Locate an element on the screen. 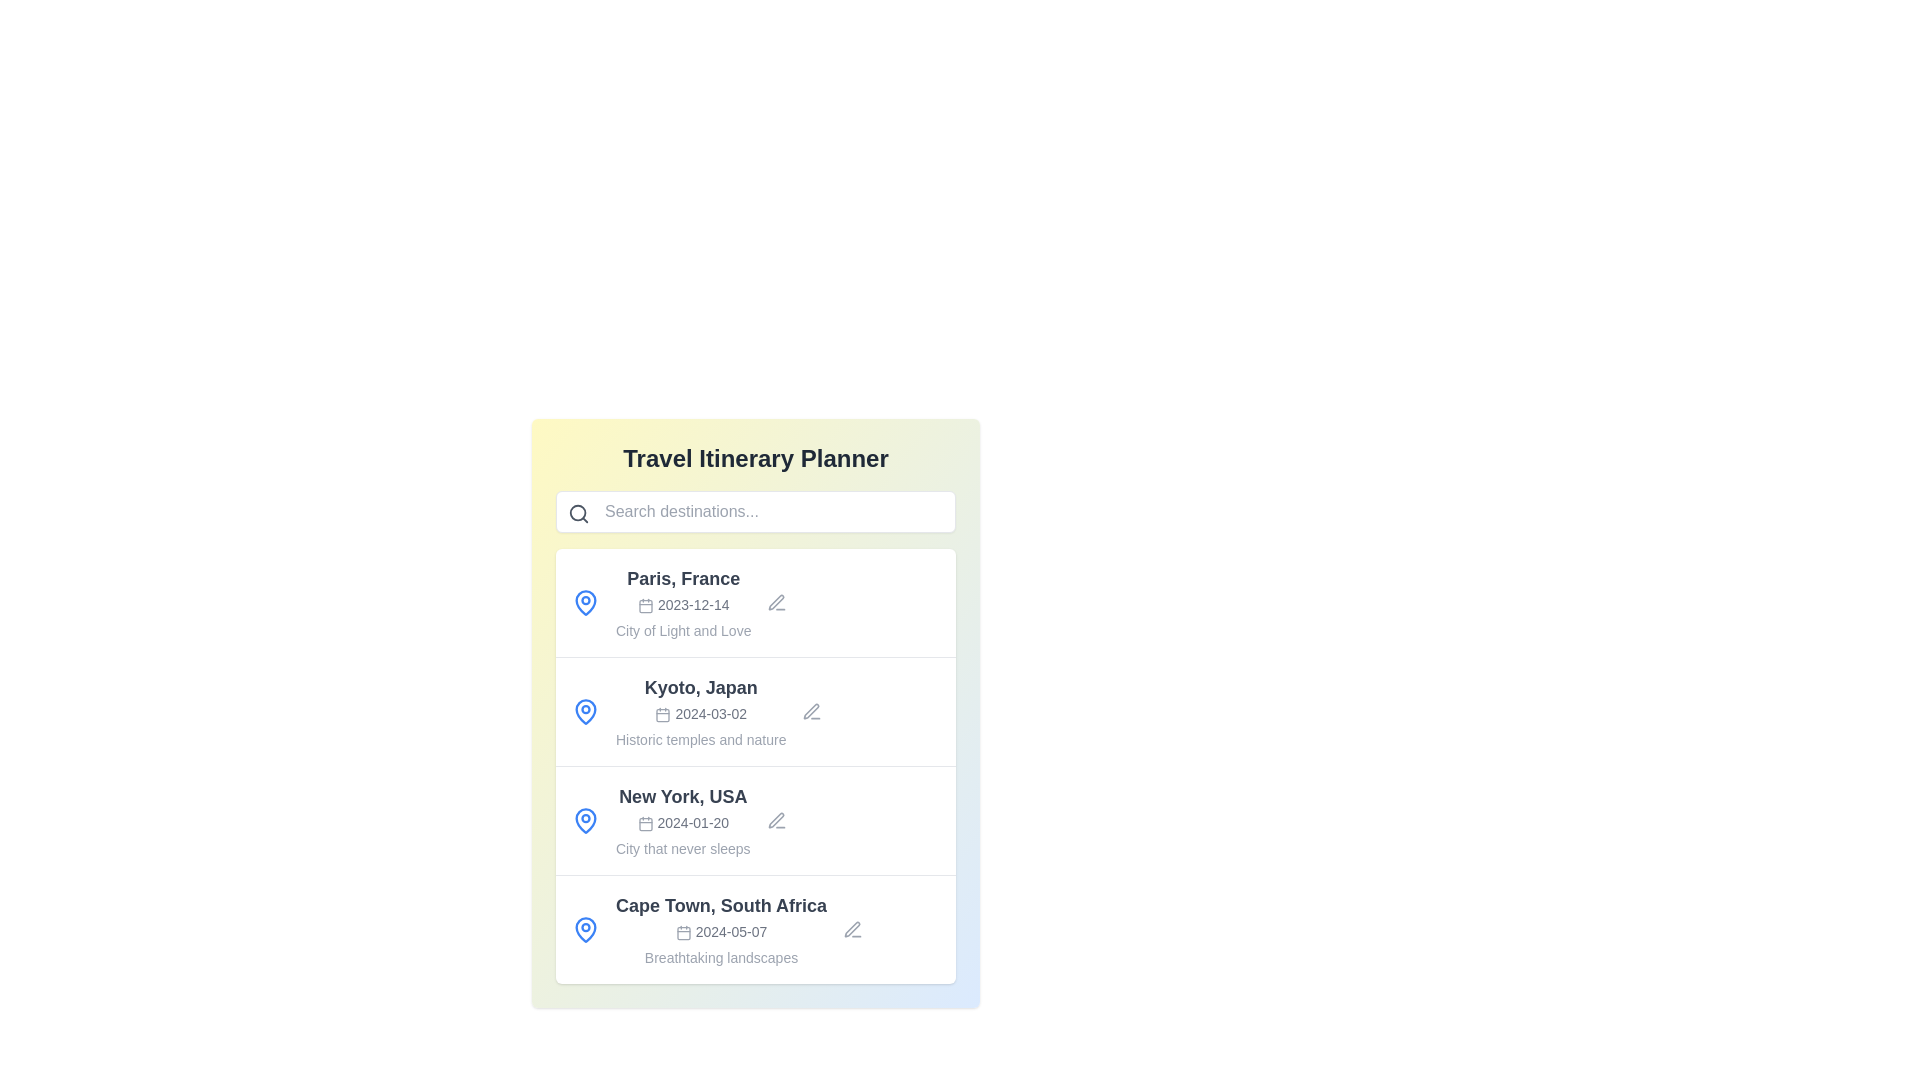 The height and width of the screenshot is (1080, 1920). the text label that indicates the name of the location in the Travel Itinerary Planner is located at coordinates (683, 578).